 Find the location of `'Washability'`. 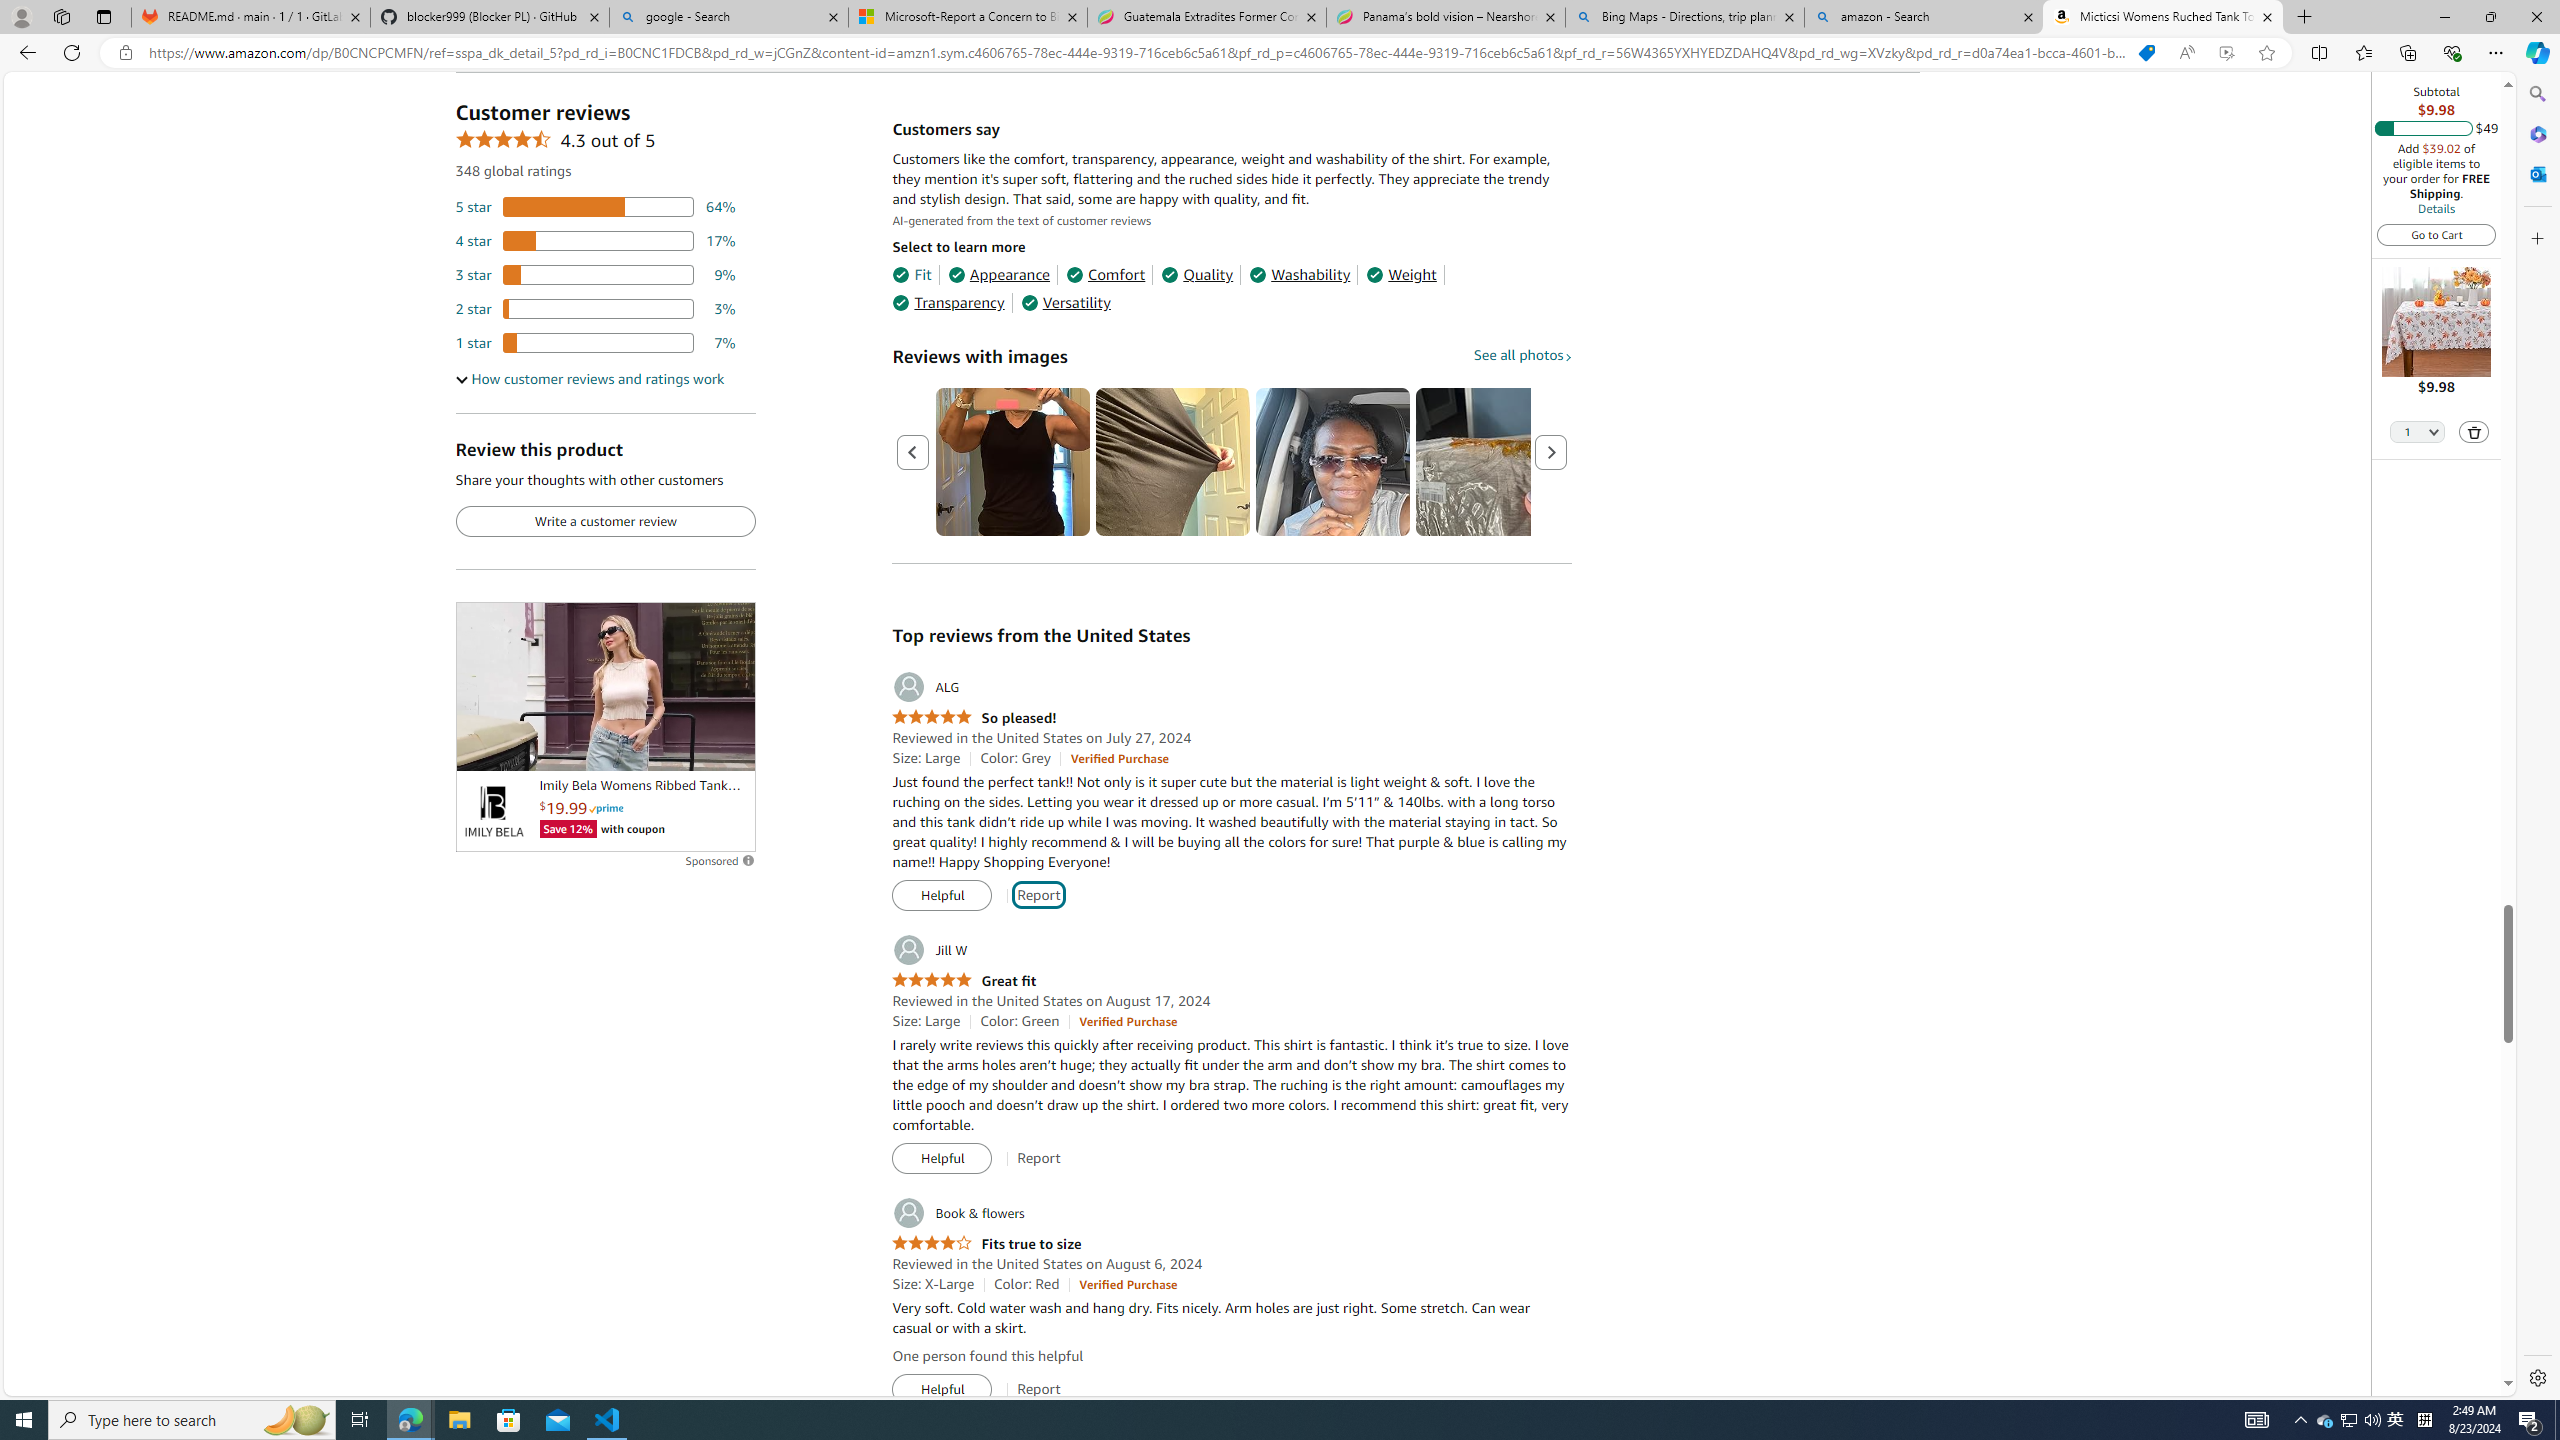

'Washability' is located at coordinates (1300, 275).